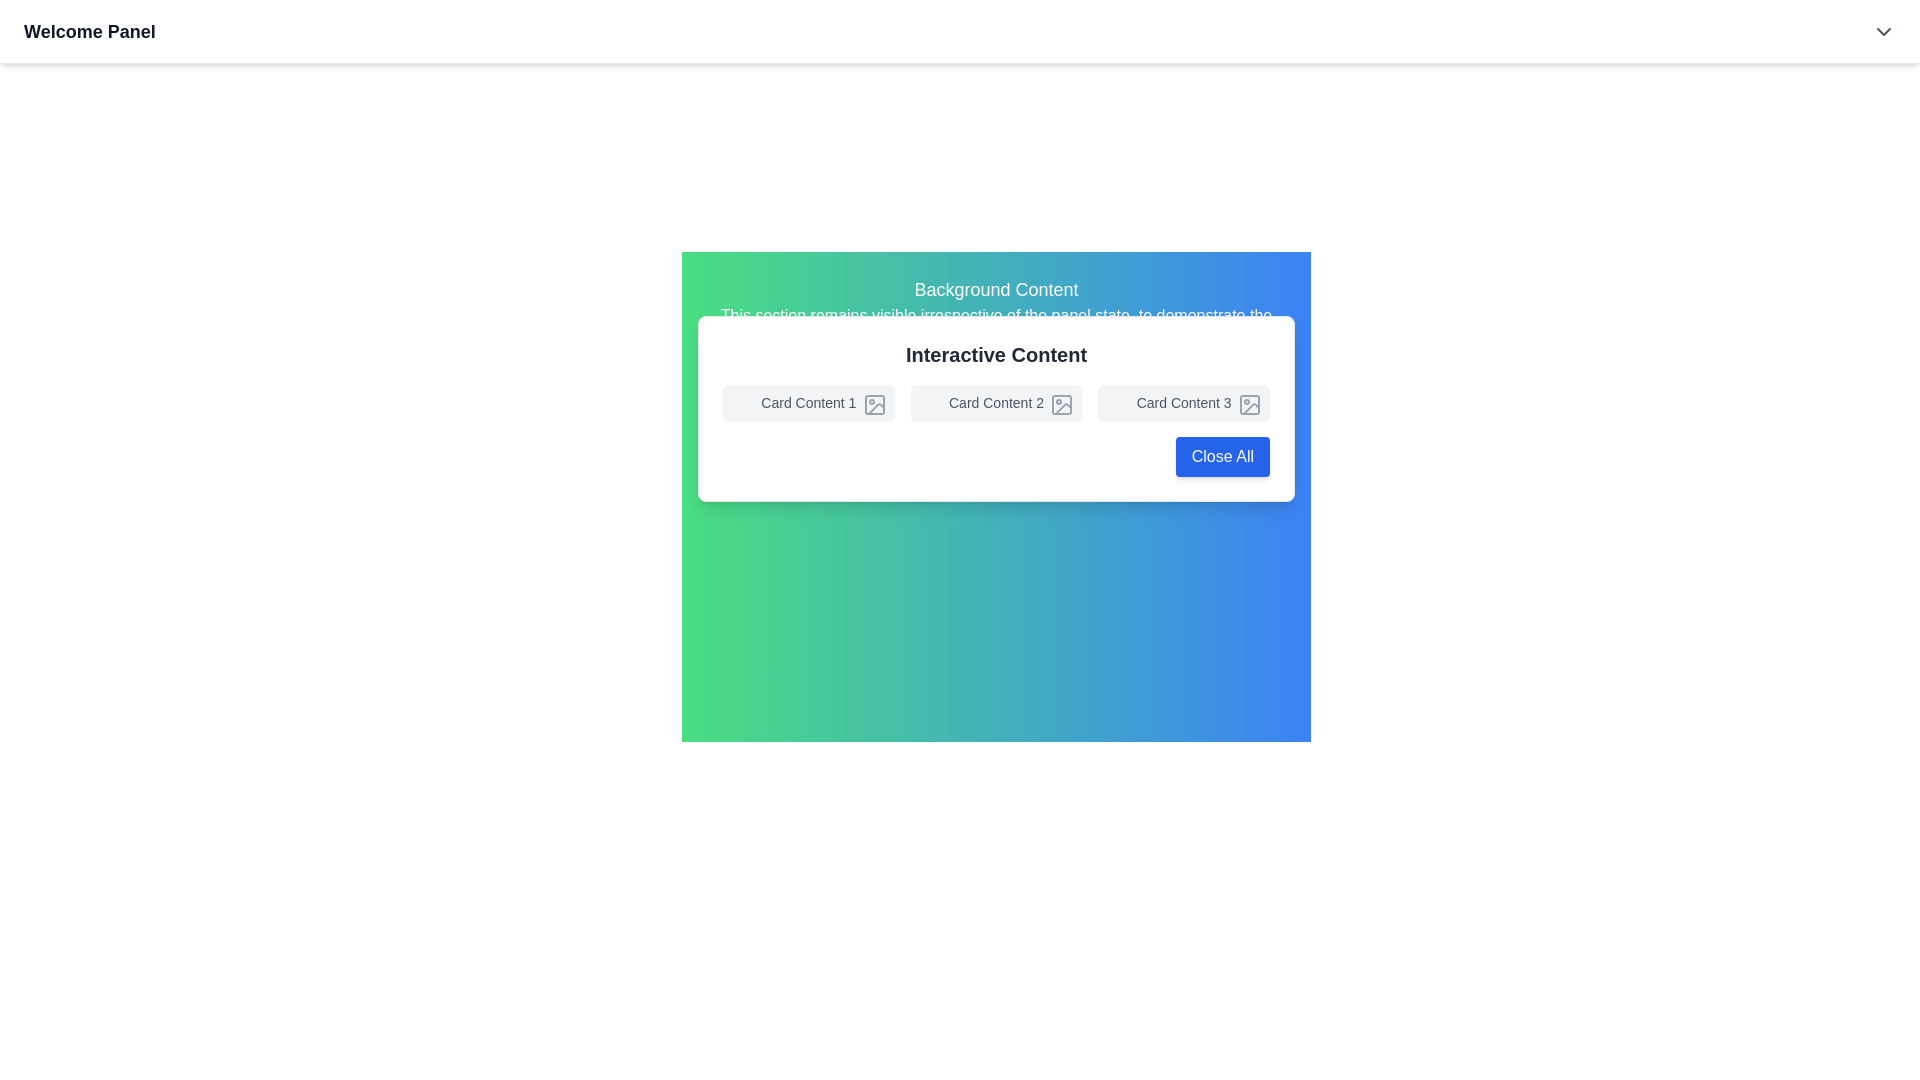 The image size is (1920, 1080). Describe the element at coordinates (808, 402) in the screenshot. I see `the first informational card displaying 'Card Content 1' with a light gray background and a picture frame icon located at the upper-right corner` at that location.